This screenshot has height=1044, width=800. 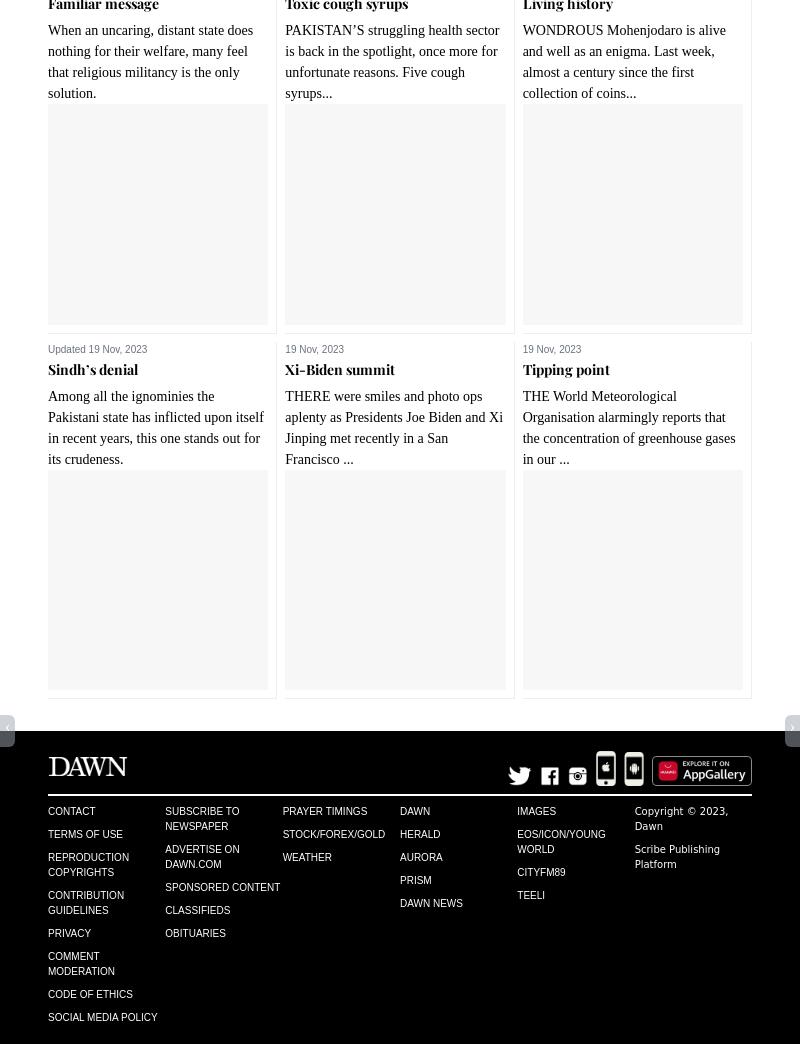 What do you see at coordinates (282, 832) in the screenshot?
I see `'Stock/Forex/Gold'` at bounding box center [282, 832].